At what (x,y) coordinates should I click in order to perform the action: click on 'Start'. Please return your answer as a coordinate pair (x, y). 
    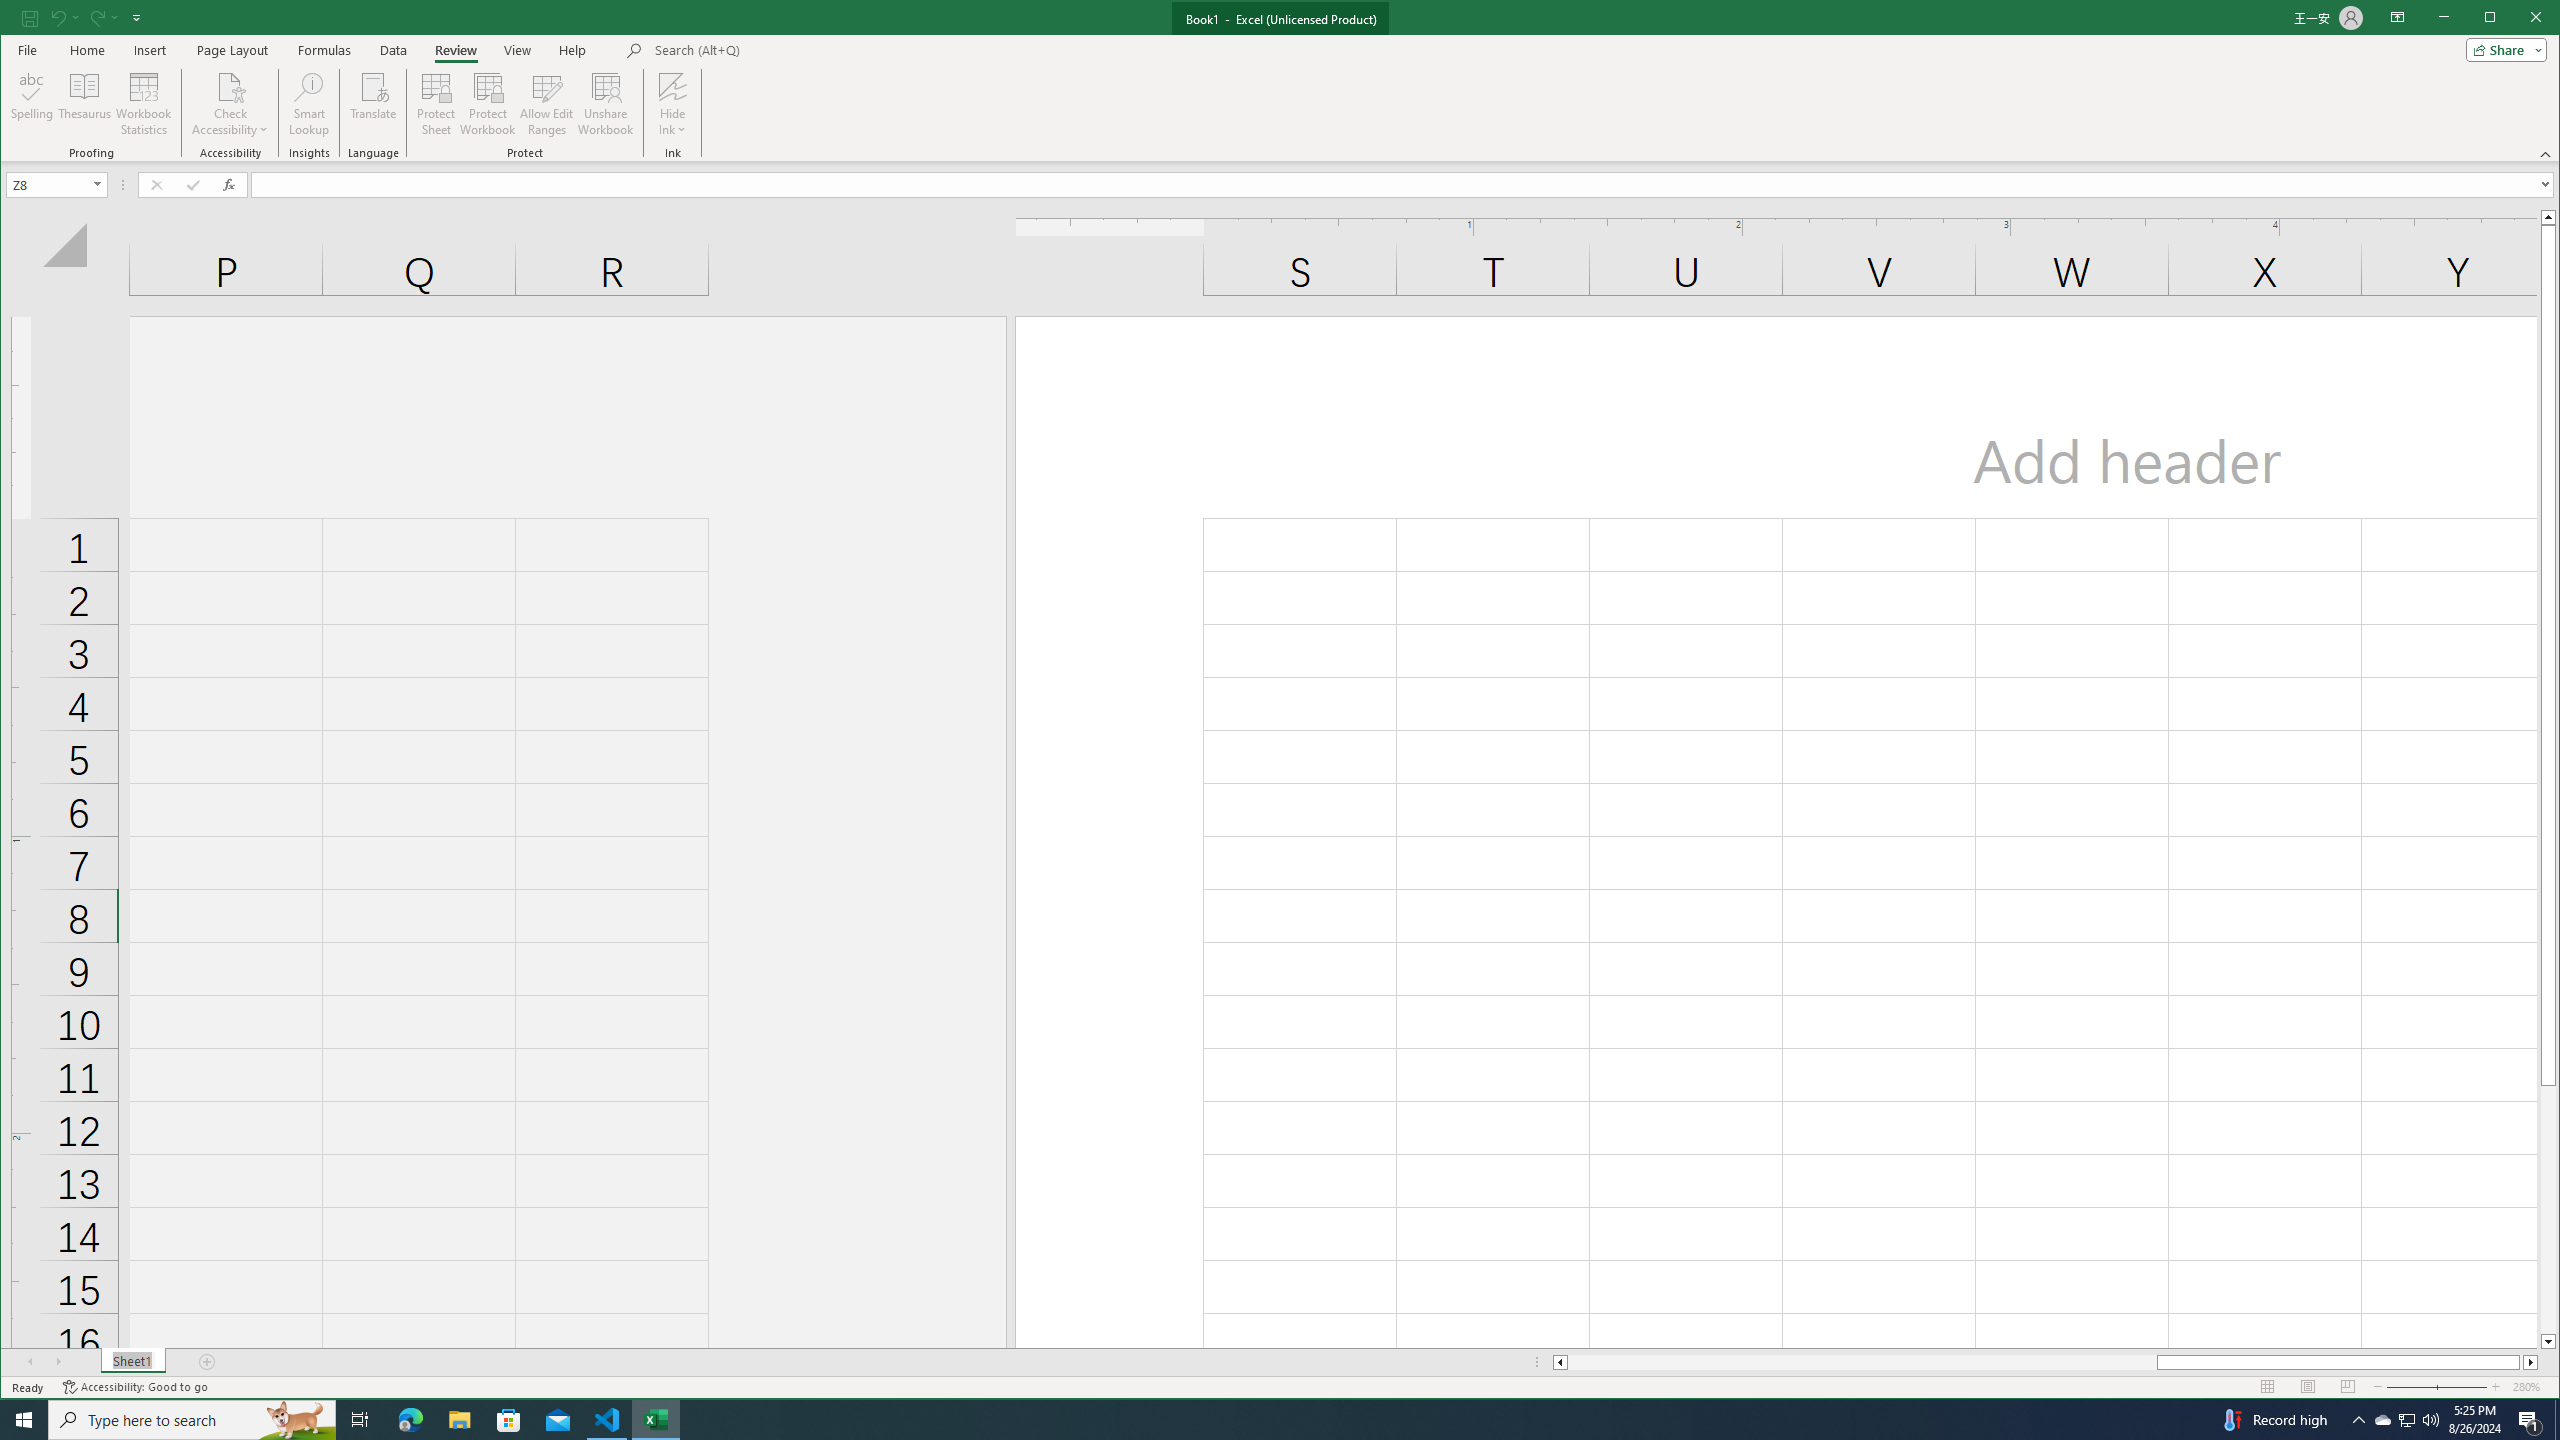
    Looking at the image, I should click on (24, 1418).